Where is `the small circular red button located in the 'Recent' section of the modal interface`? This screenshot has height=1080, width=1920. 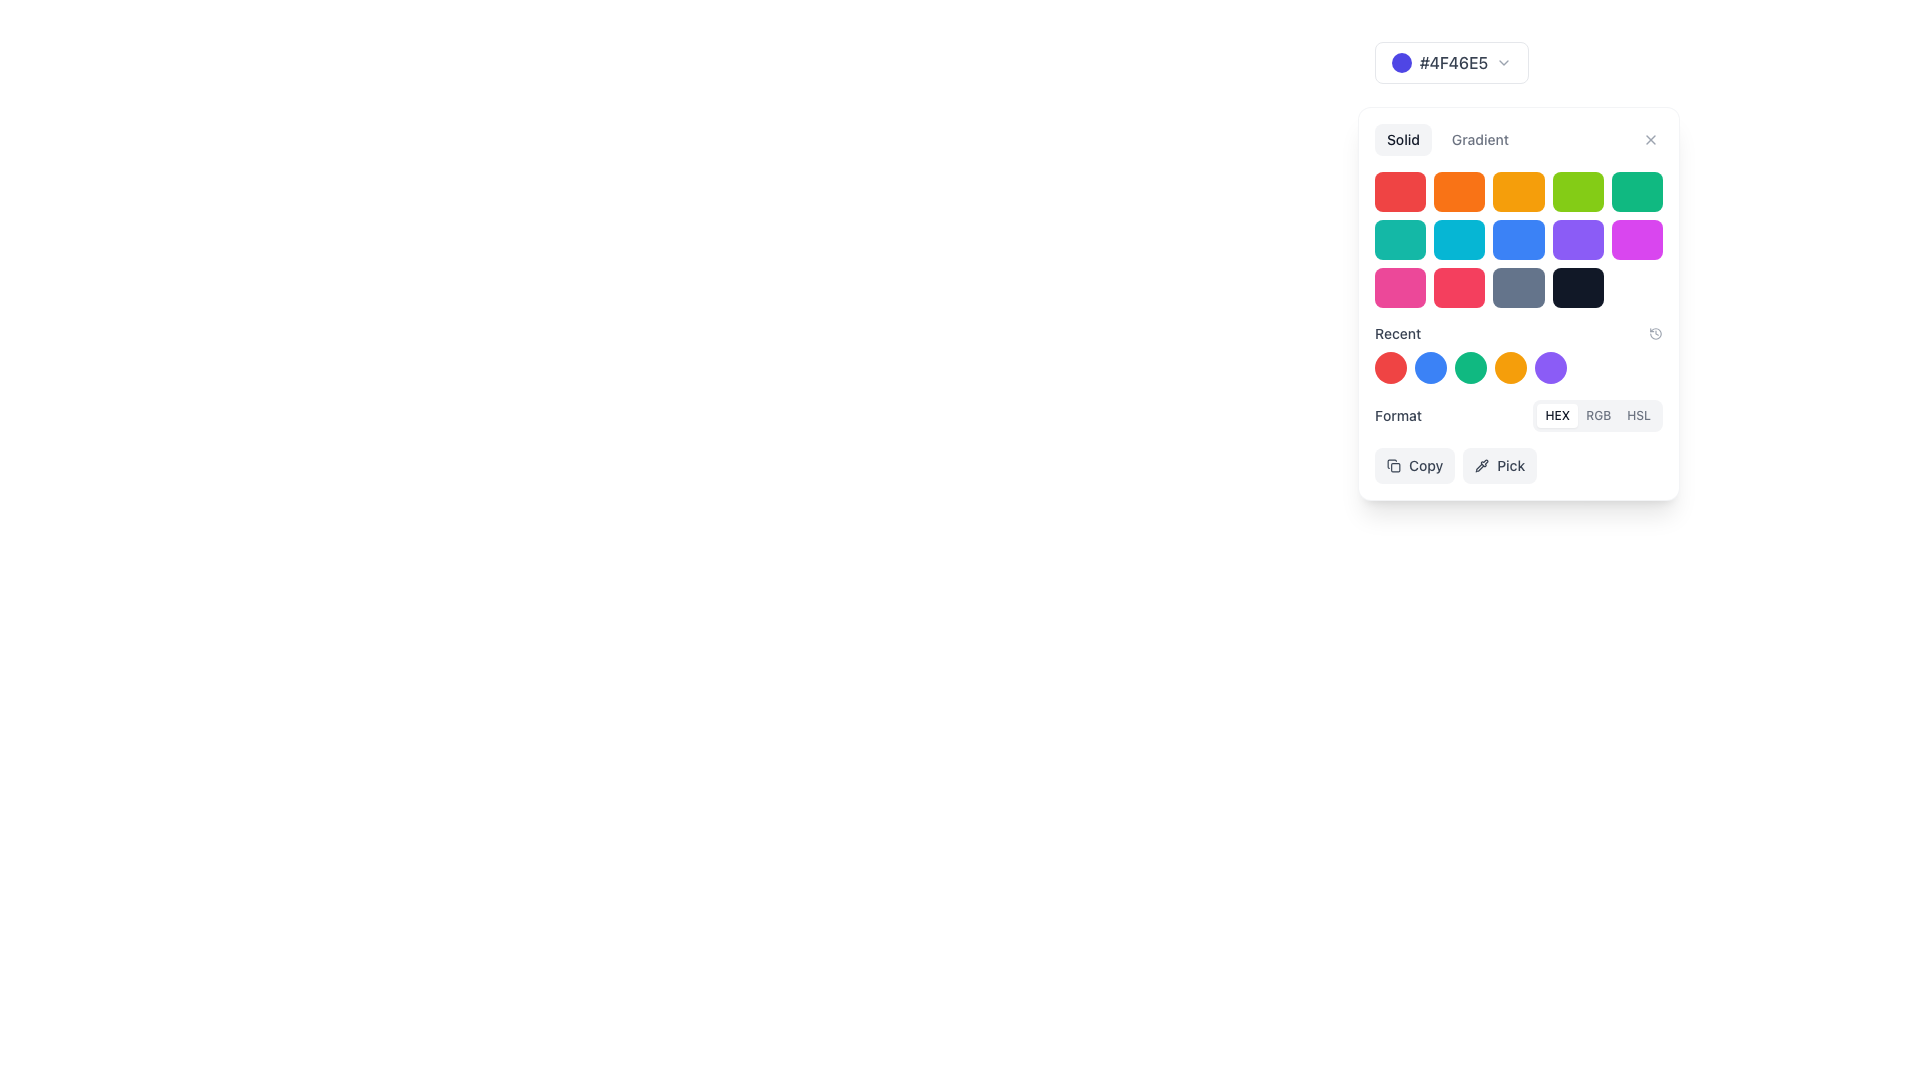 the small circular red button located in the 'Recent' section of the modal interface is located at coordinates (1390, 367).